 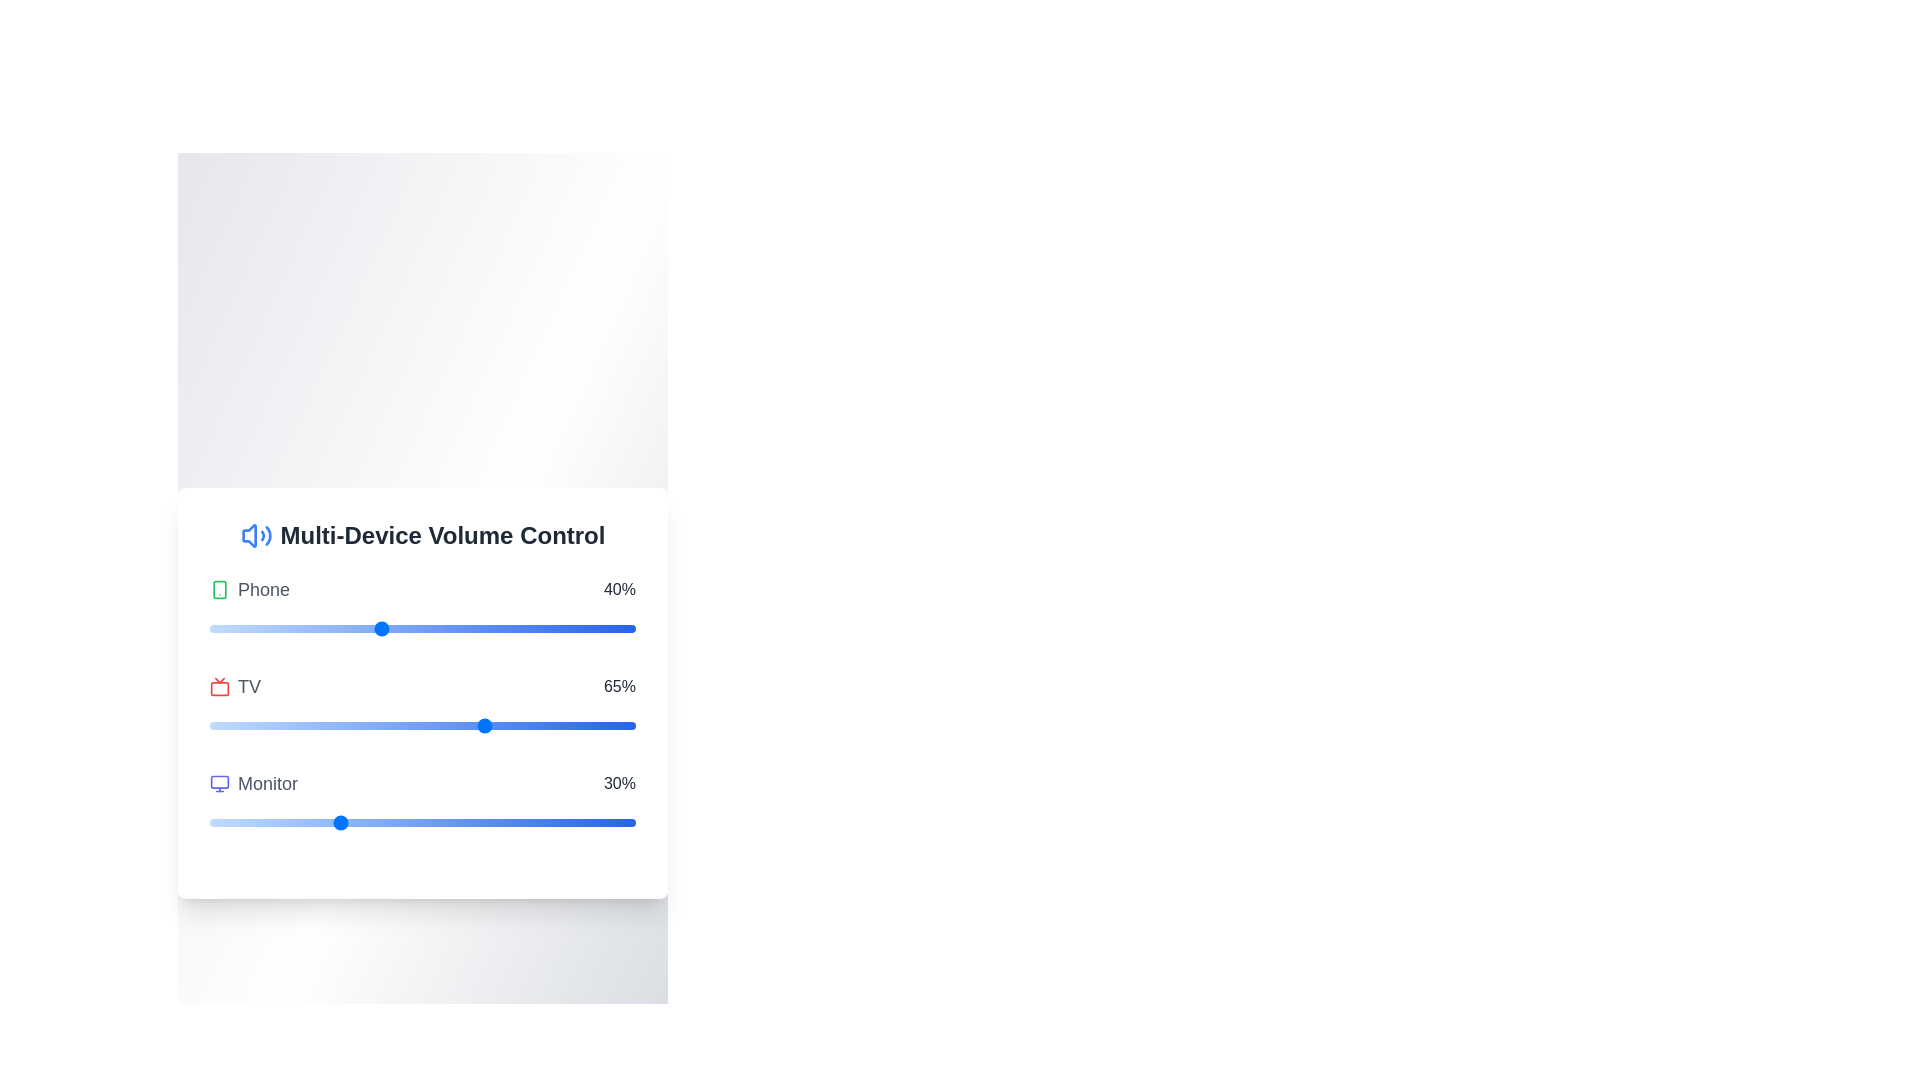 I want to click on the Text Display element that shows '30%' in dark gray, positioned at the right end of the Multi-Device Volume Control interface, so click(x=618, y=782).